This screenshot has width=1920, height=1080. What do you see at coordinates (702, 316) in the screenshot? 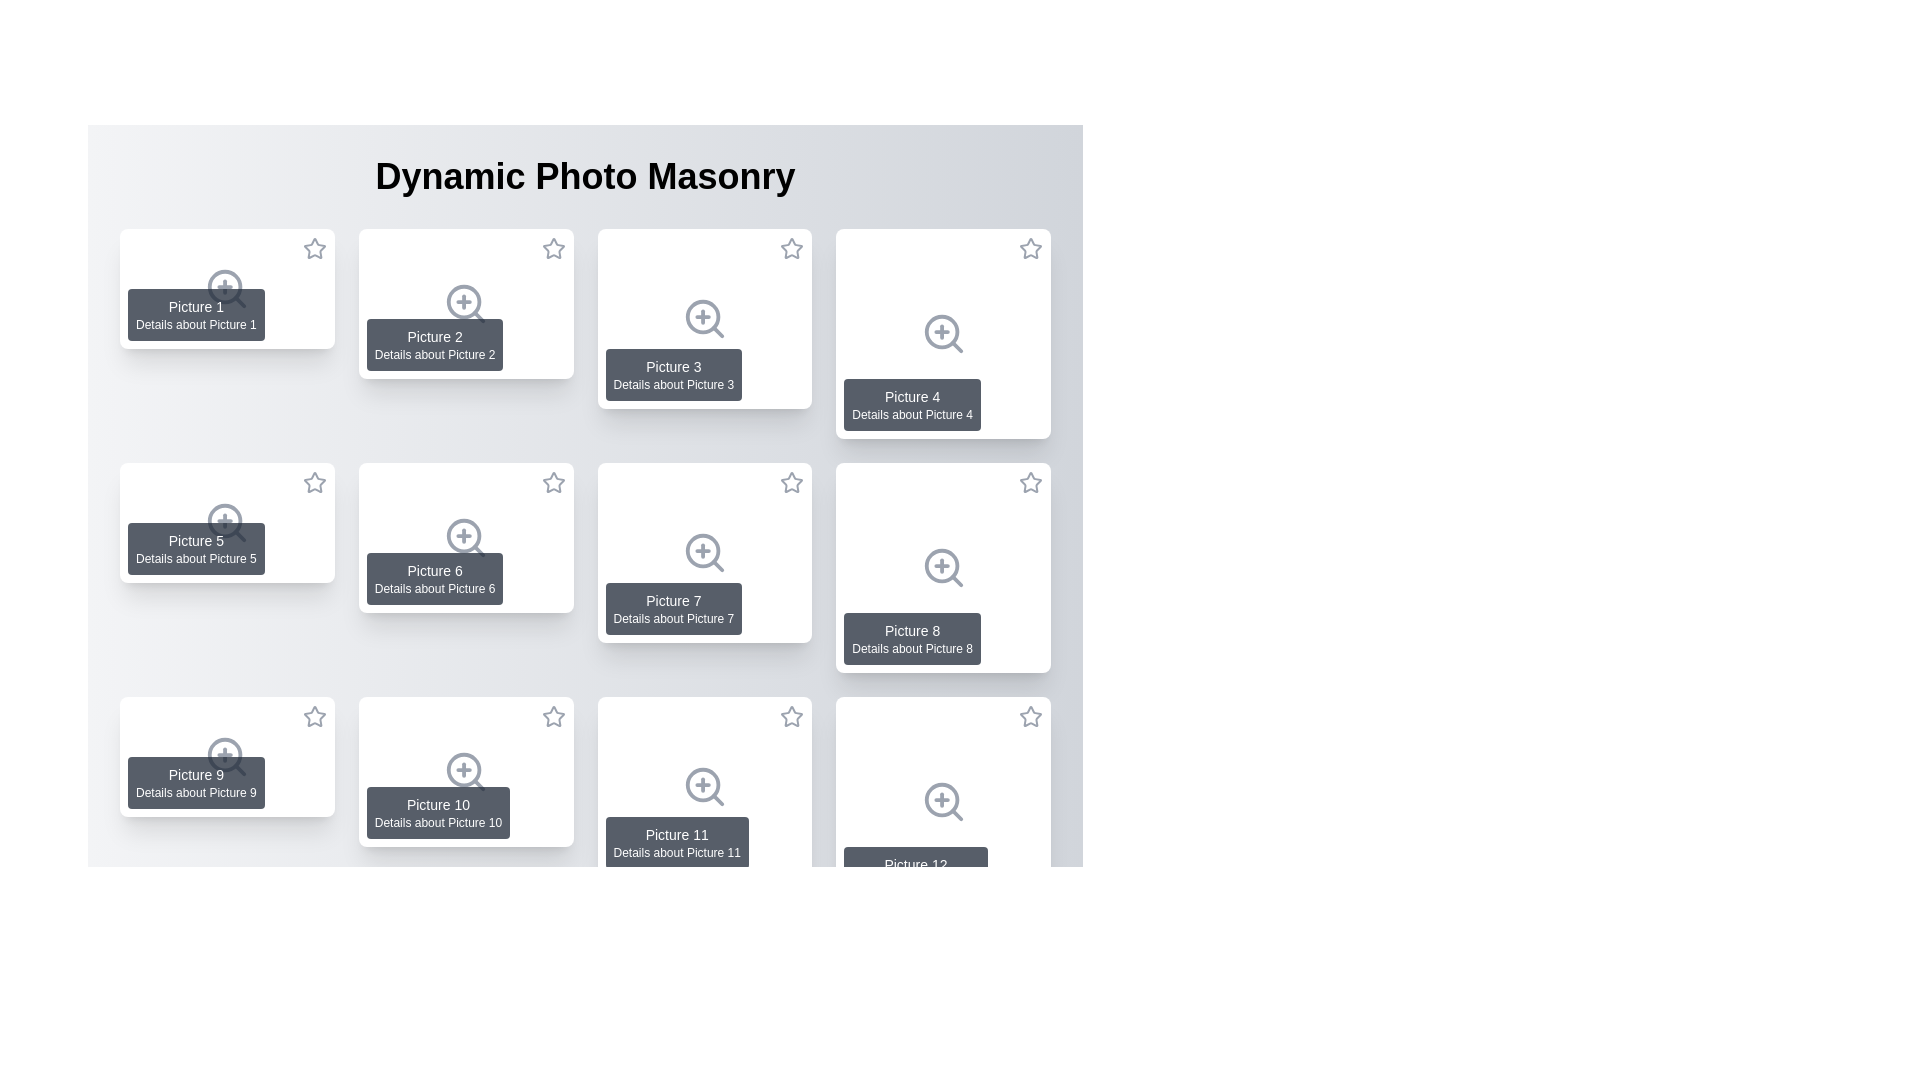
I see `the outer circular boundary of the zoom-in magnifying glass icon located in the 'Picture 3' card, positioned in the second row, third column of the grid layout using assistive technologies` at bounding box center [702, 316].